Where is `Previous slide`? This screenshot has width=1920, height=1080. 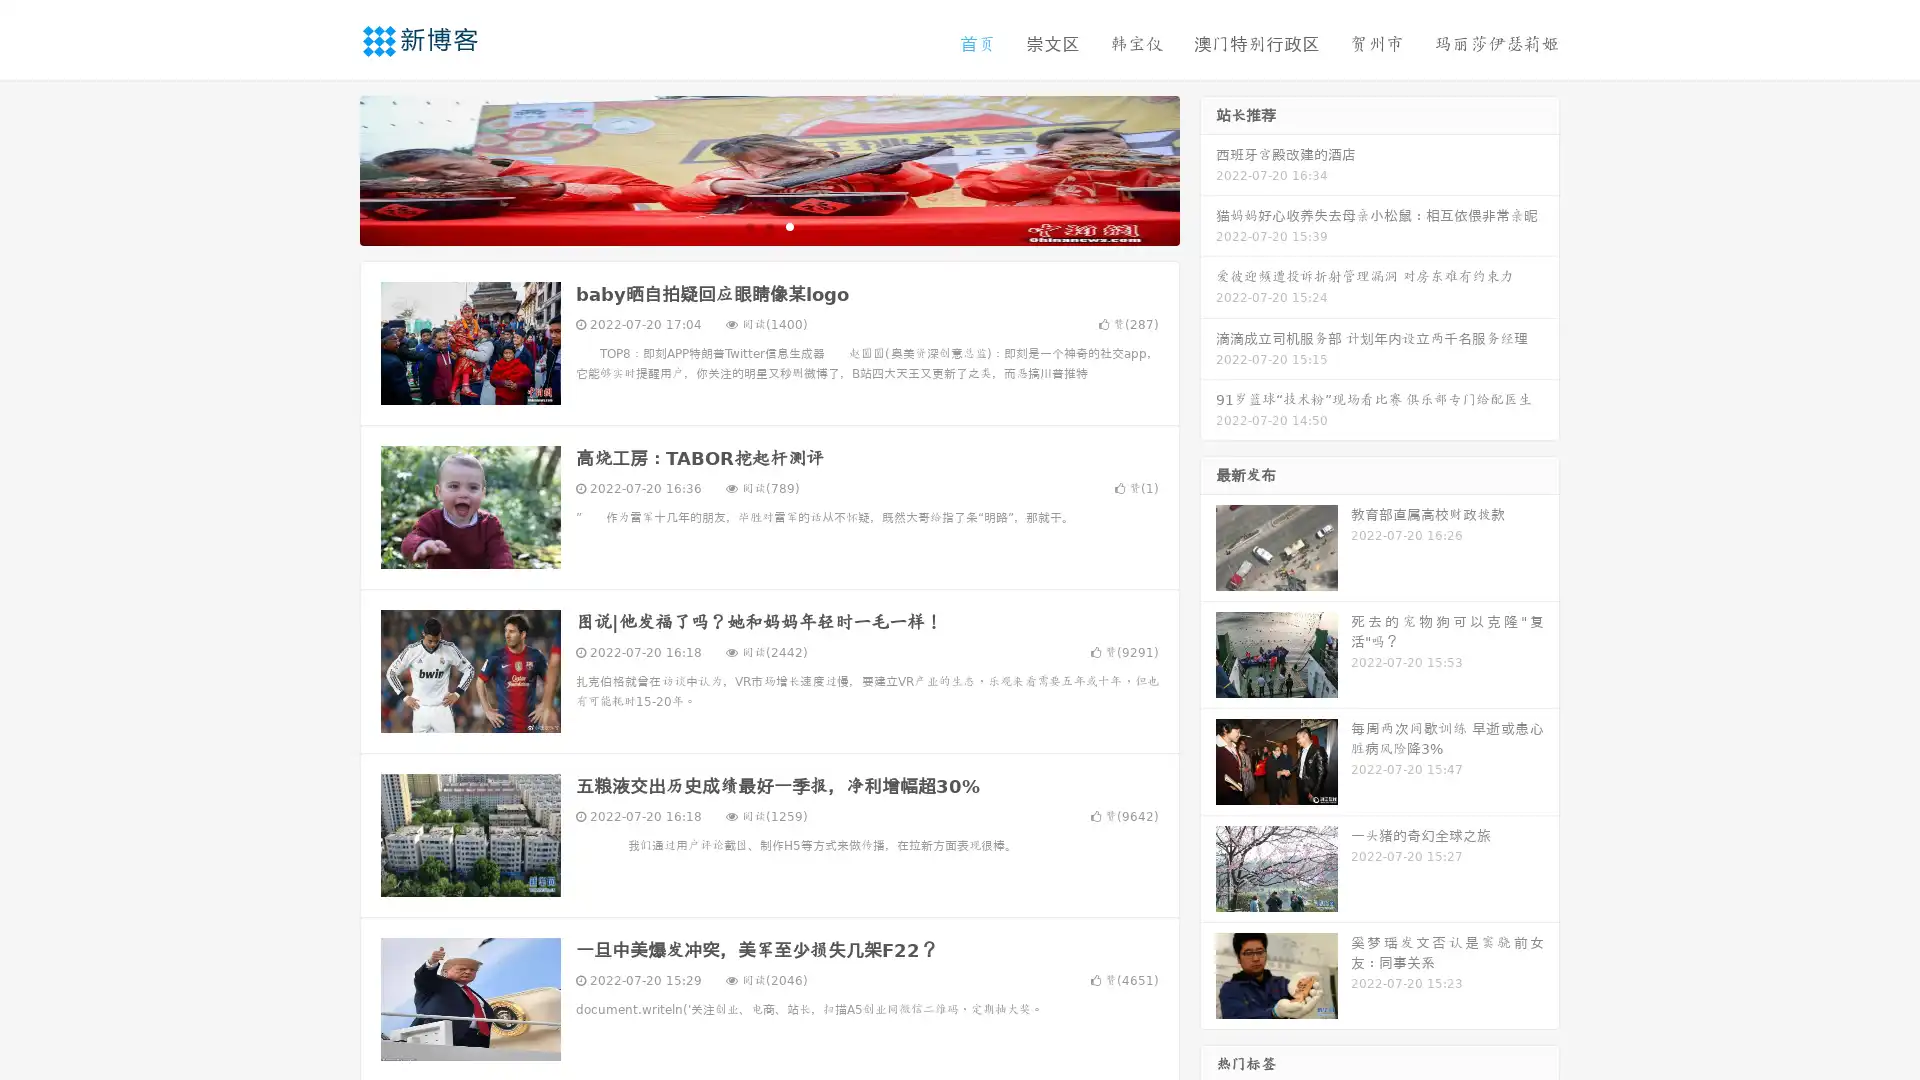 Previous slide is located at coordinates (330, 168).